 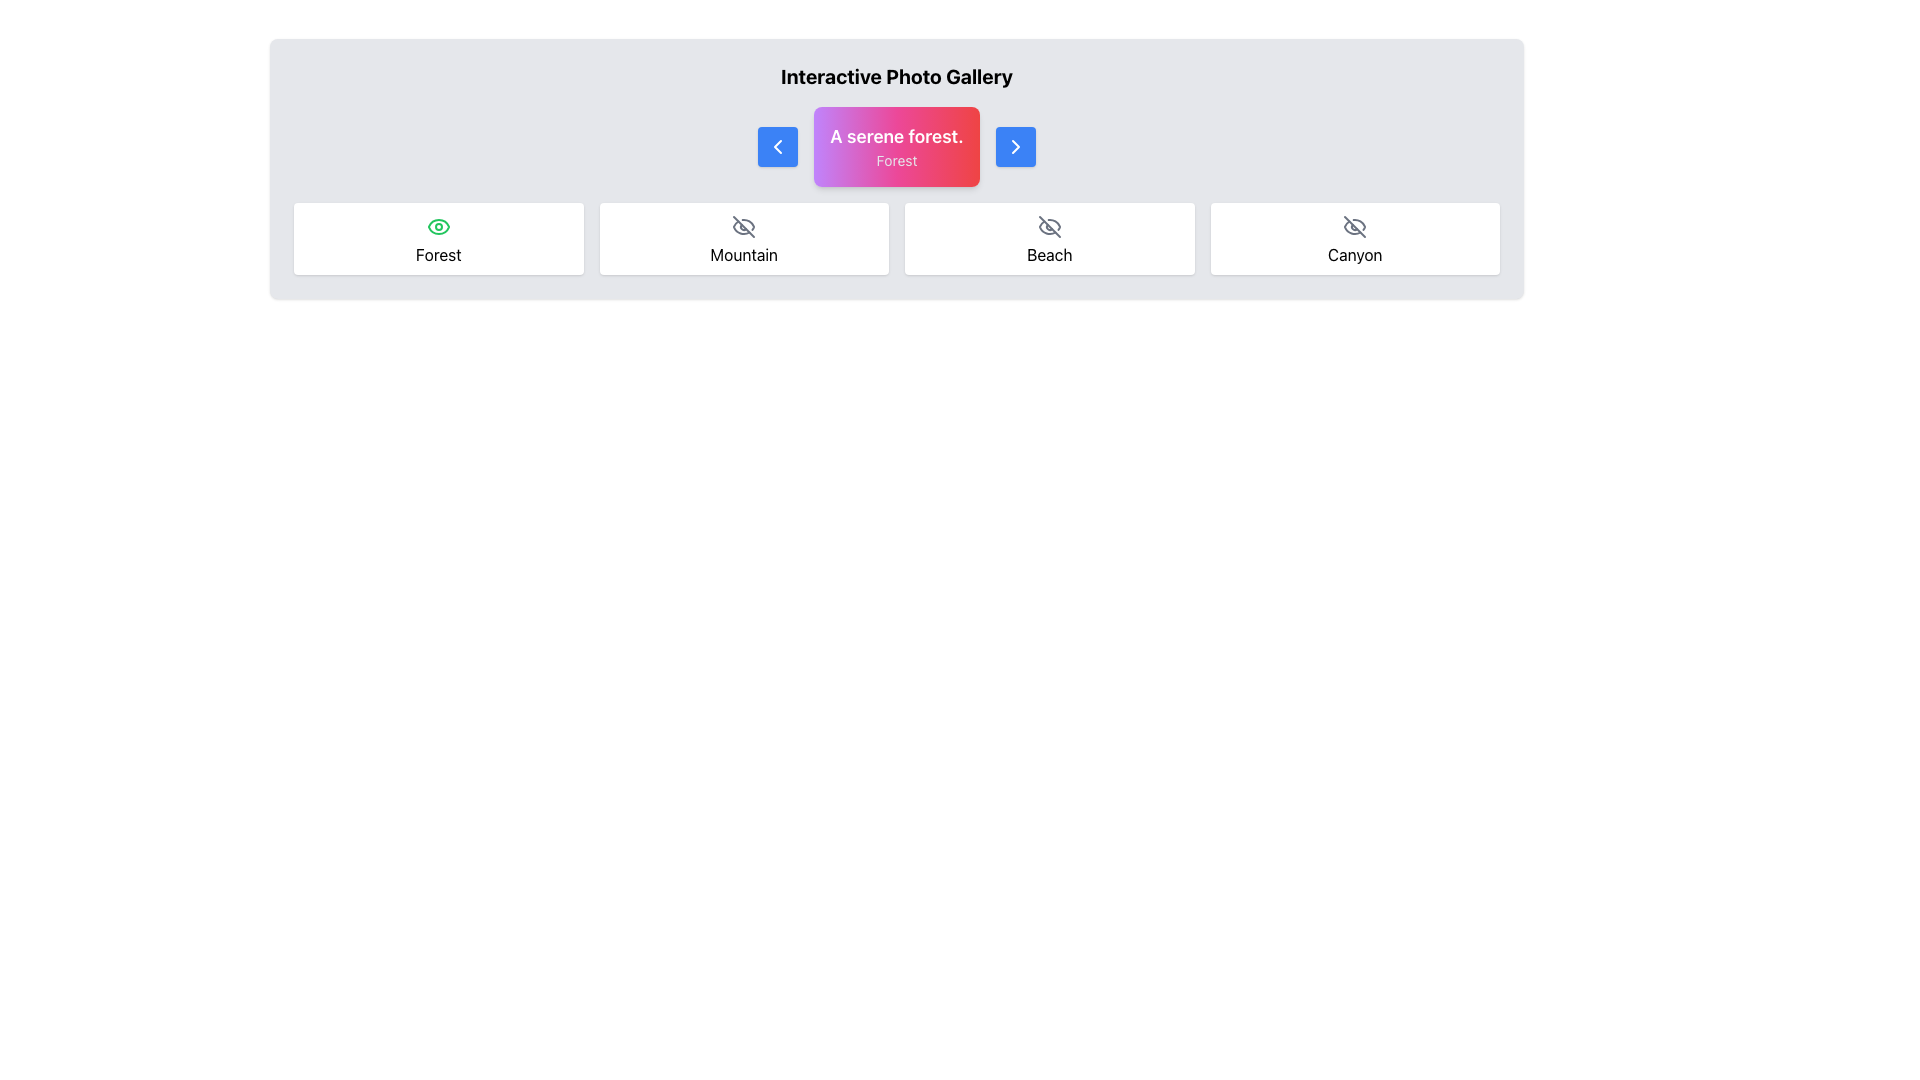 I want to click on the right-pointing arrow icon button, which is styled modernly with a white color on a blue background, located next to the text 'A serene forest. Forest' in the interactive photo gallery, so click(x=1015, y=145).